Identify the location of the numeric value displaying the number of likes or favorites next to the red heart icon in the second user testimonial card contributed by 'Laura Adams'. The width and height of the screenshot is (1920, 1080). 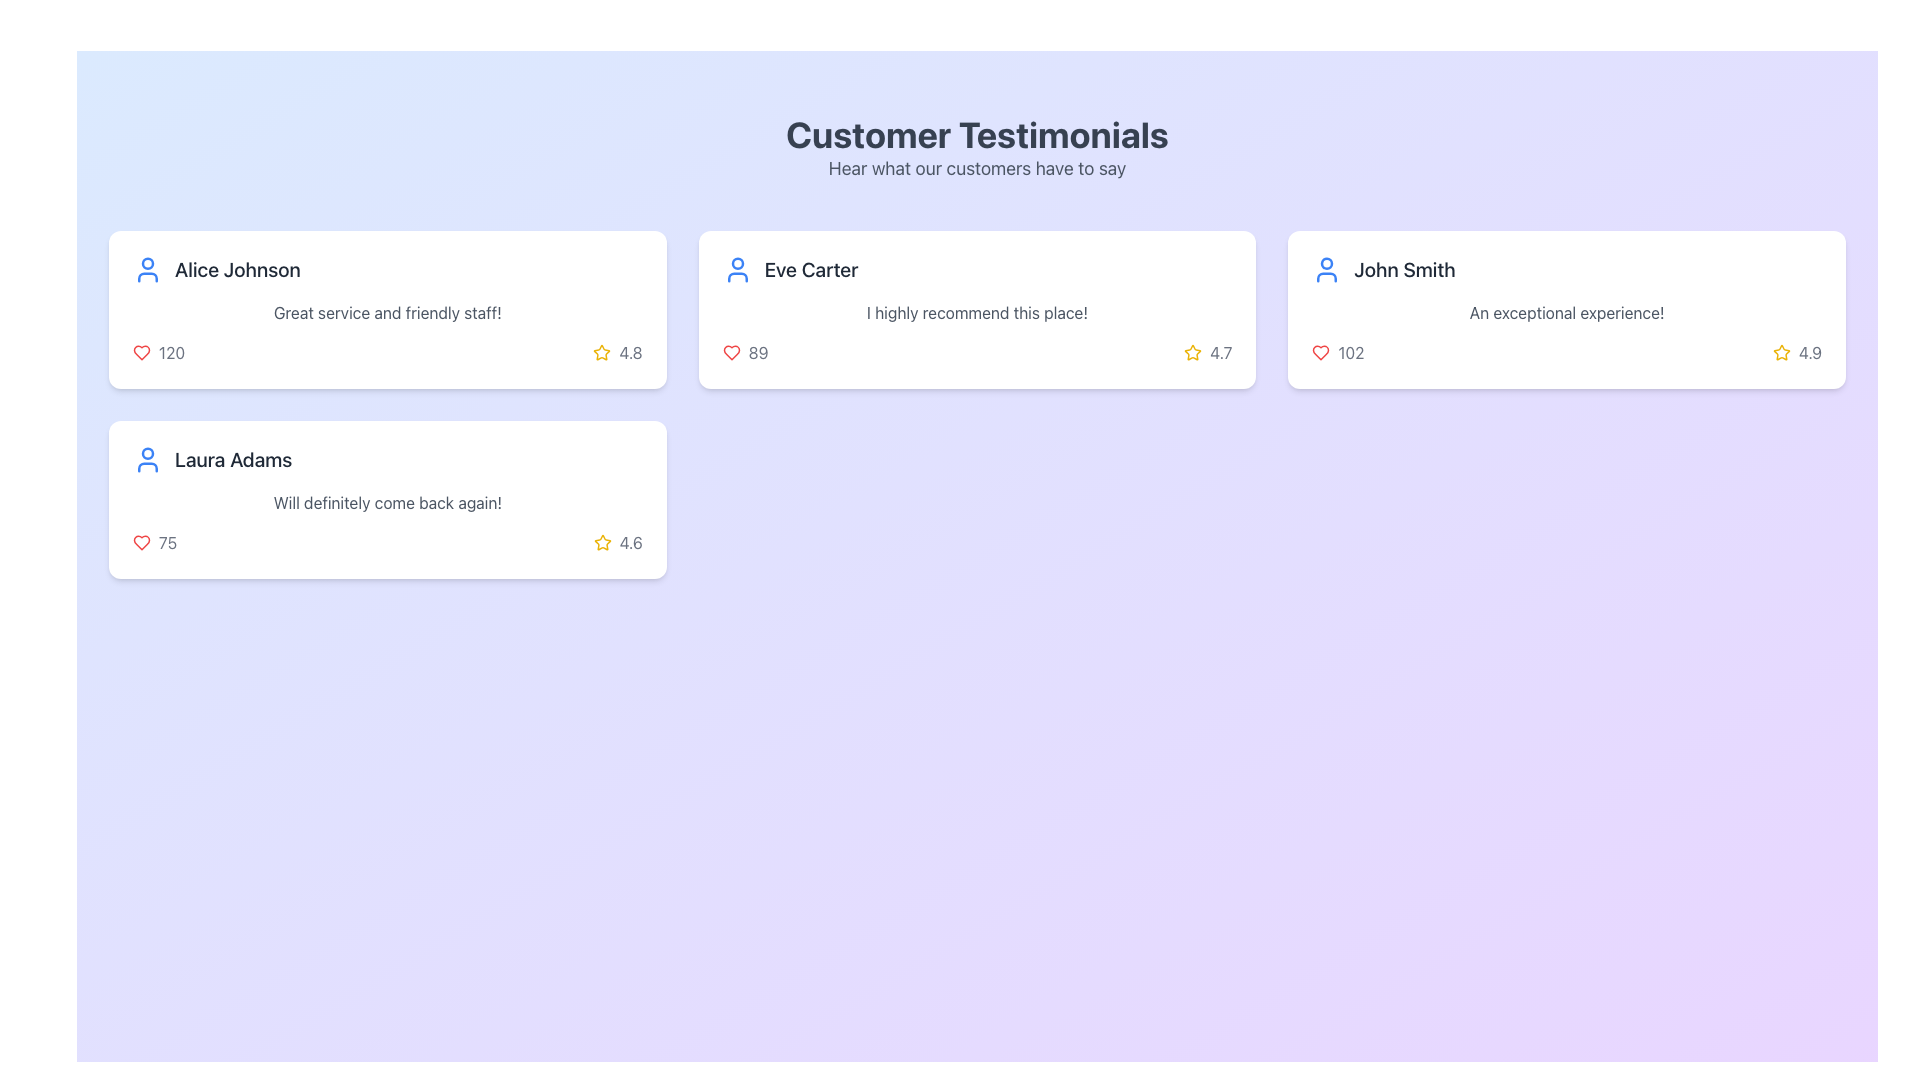
(168, 543).